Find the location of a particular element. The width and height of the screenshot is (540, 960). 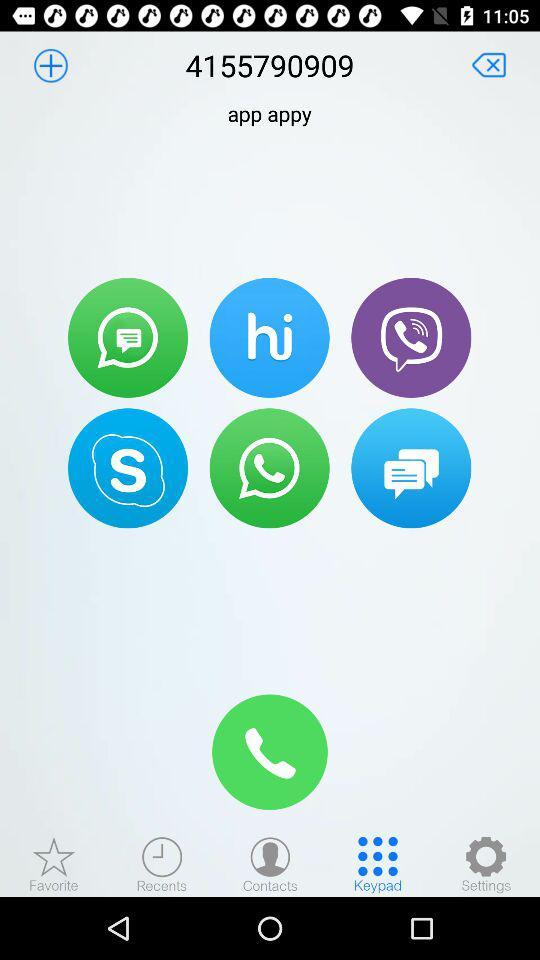

the star icon is located at coordinates (54, 863).